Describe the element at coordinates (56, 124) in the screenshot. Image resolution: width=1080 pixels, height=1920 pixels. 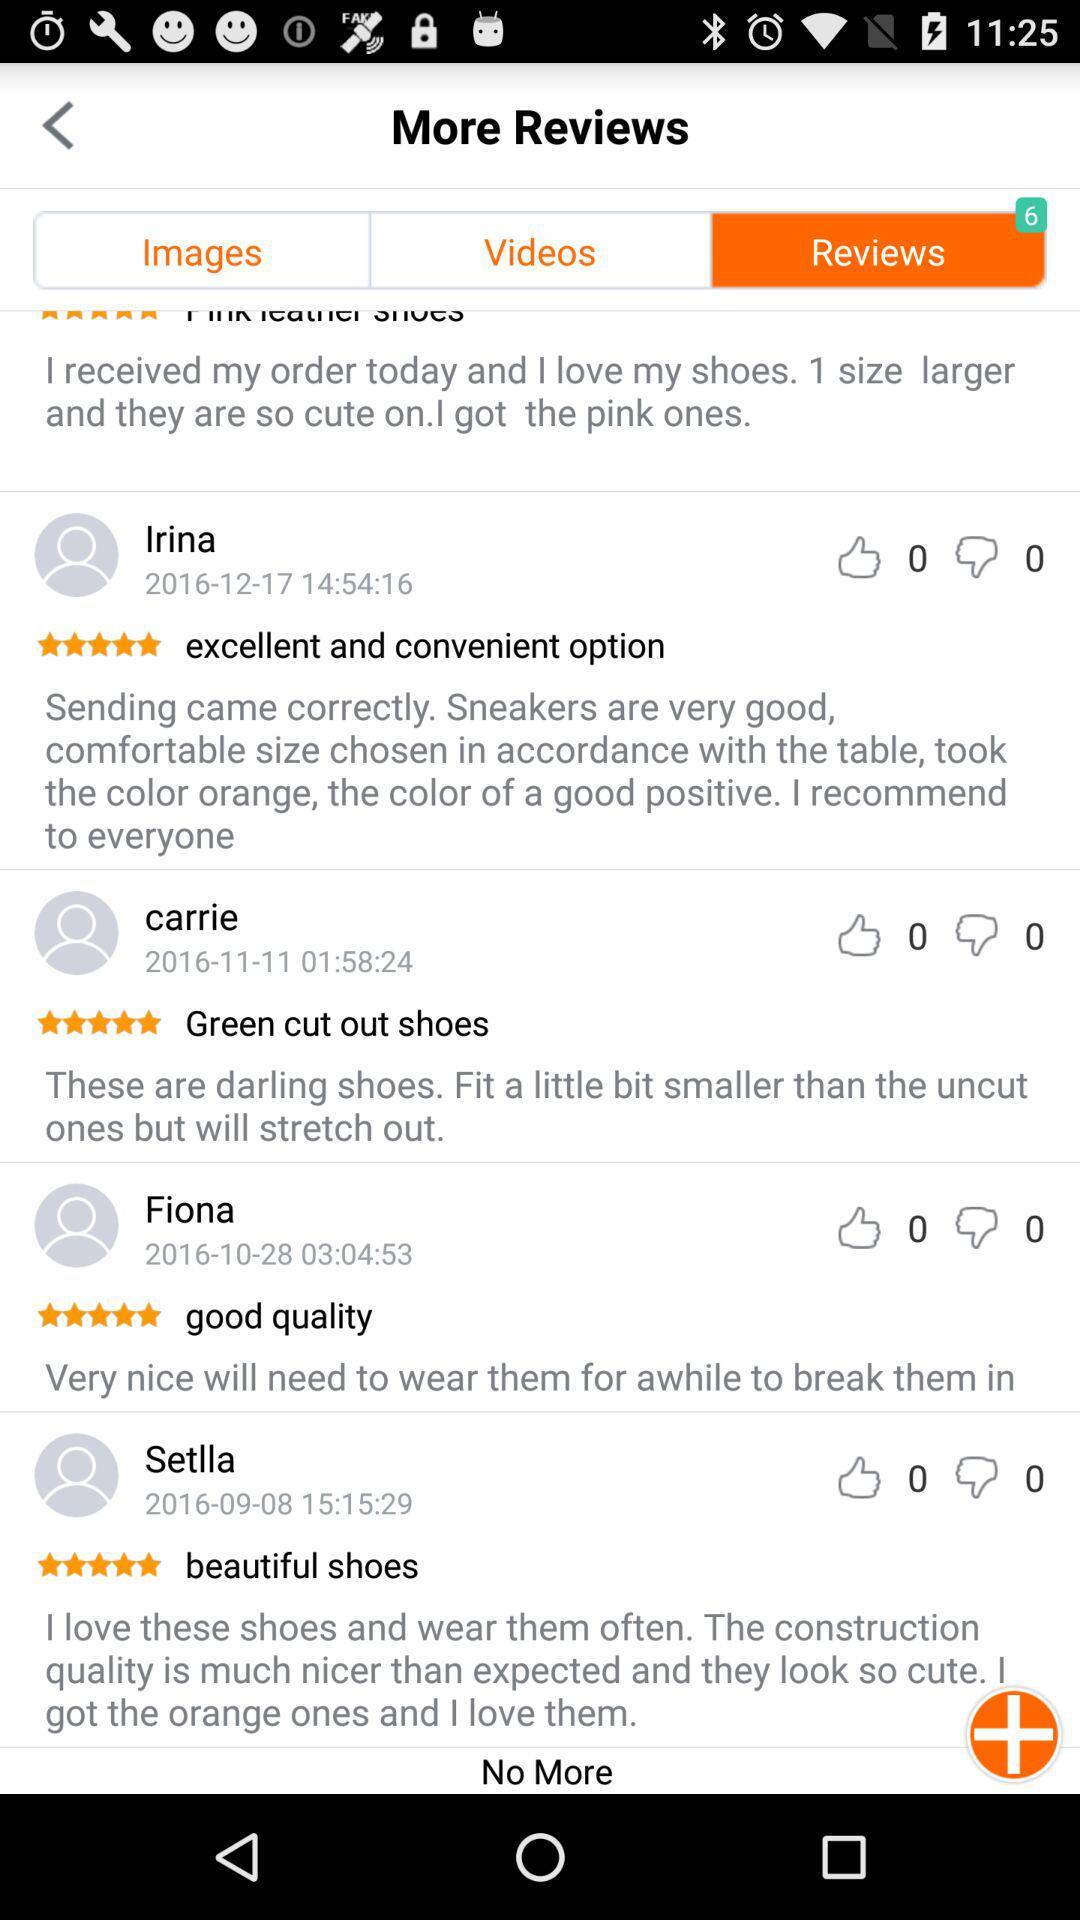
I see `go back` at that location.